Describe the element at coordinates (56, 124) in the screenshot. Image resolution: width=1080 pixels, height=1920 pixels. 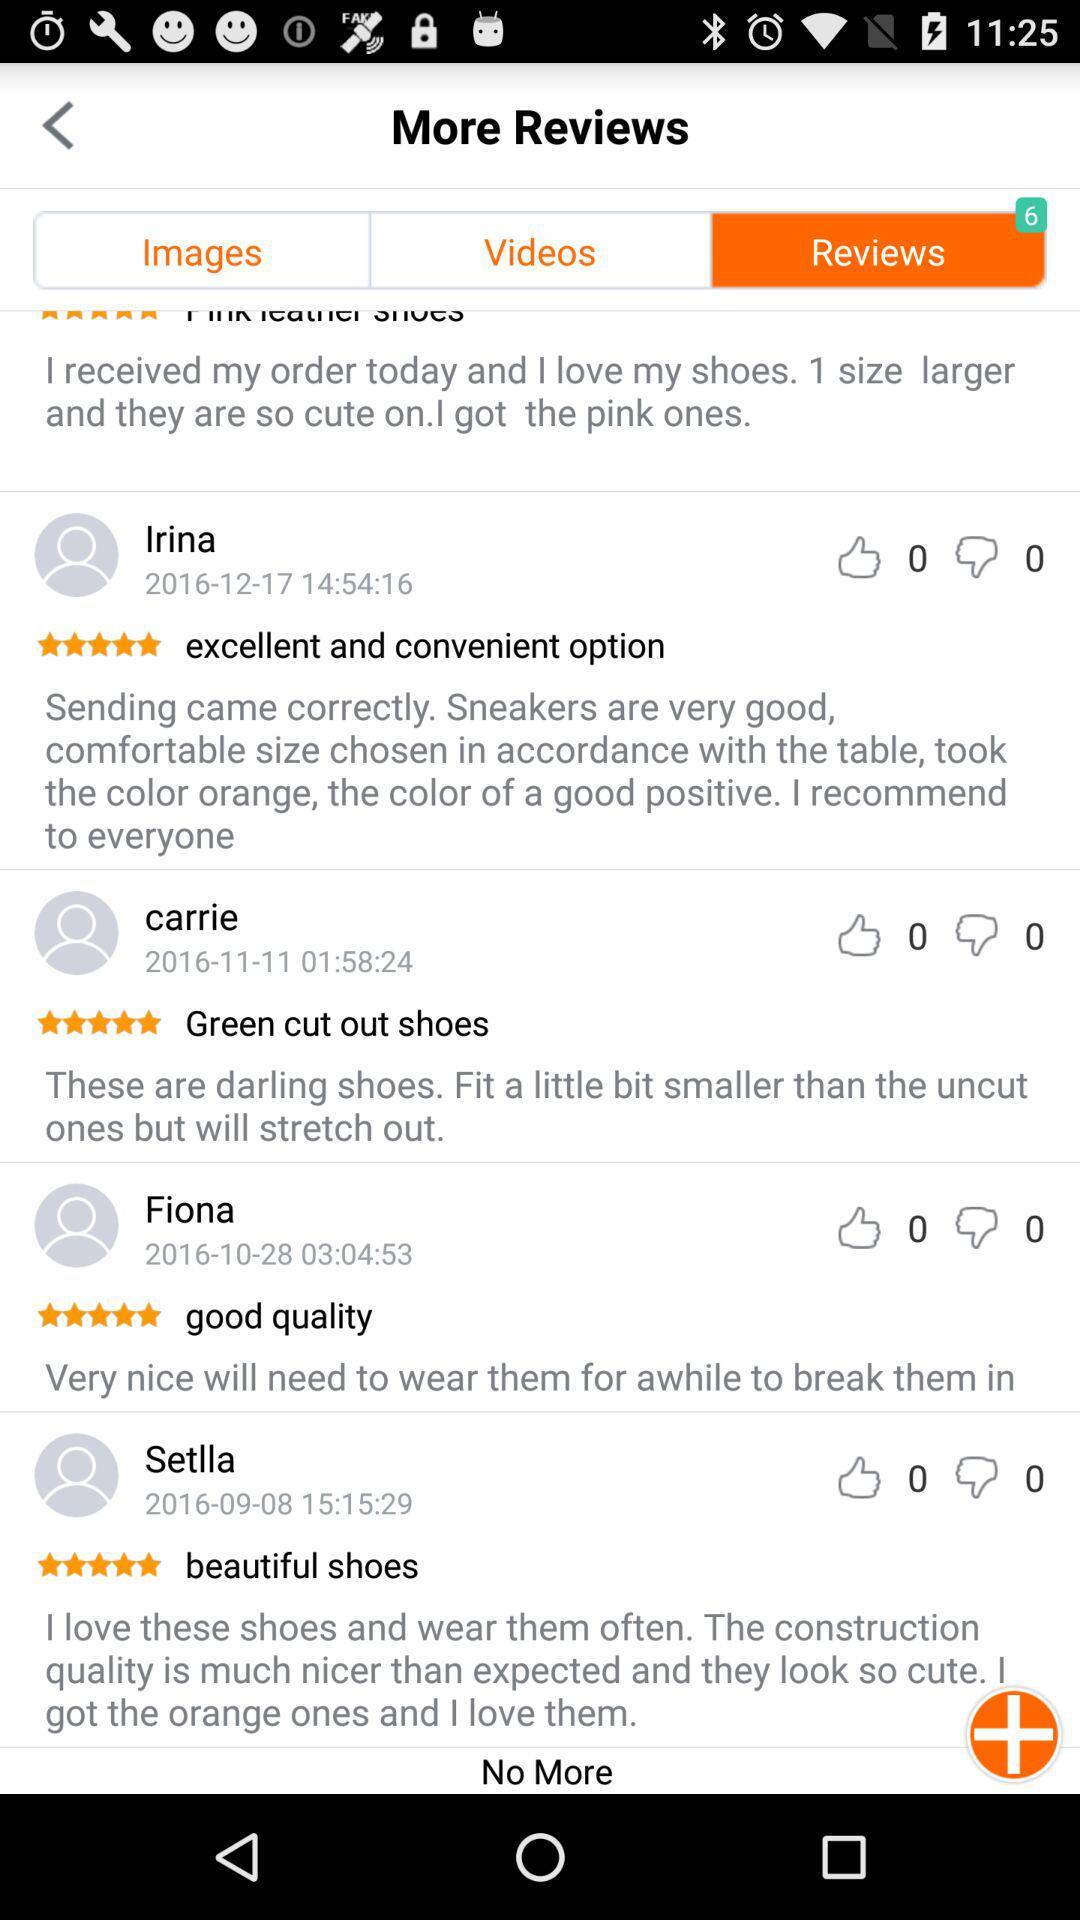
I see `go back` at that location.